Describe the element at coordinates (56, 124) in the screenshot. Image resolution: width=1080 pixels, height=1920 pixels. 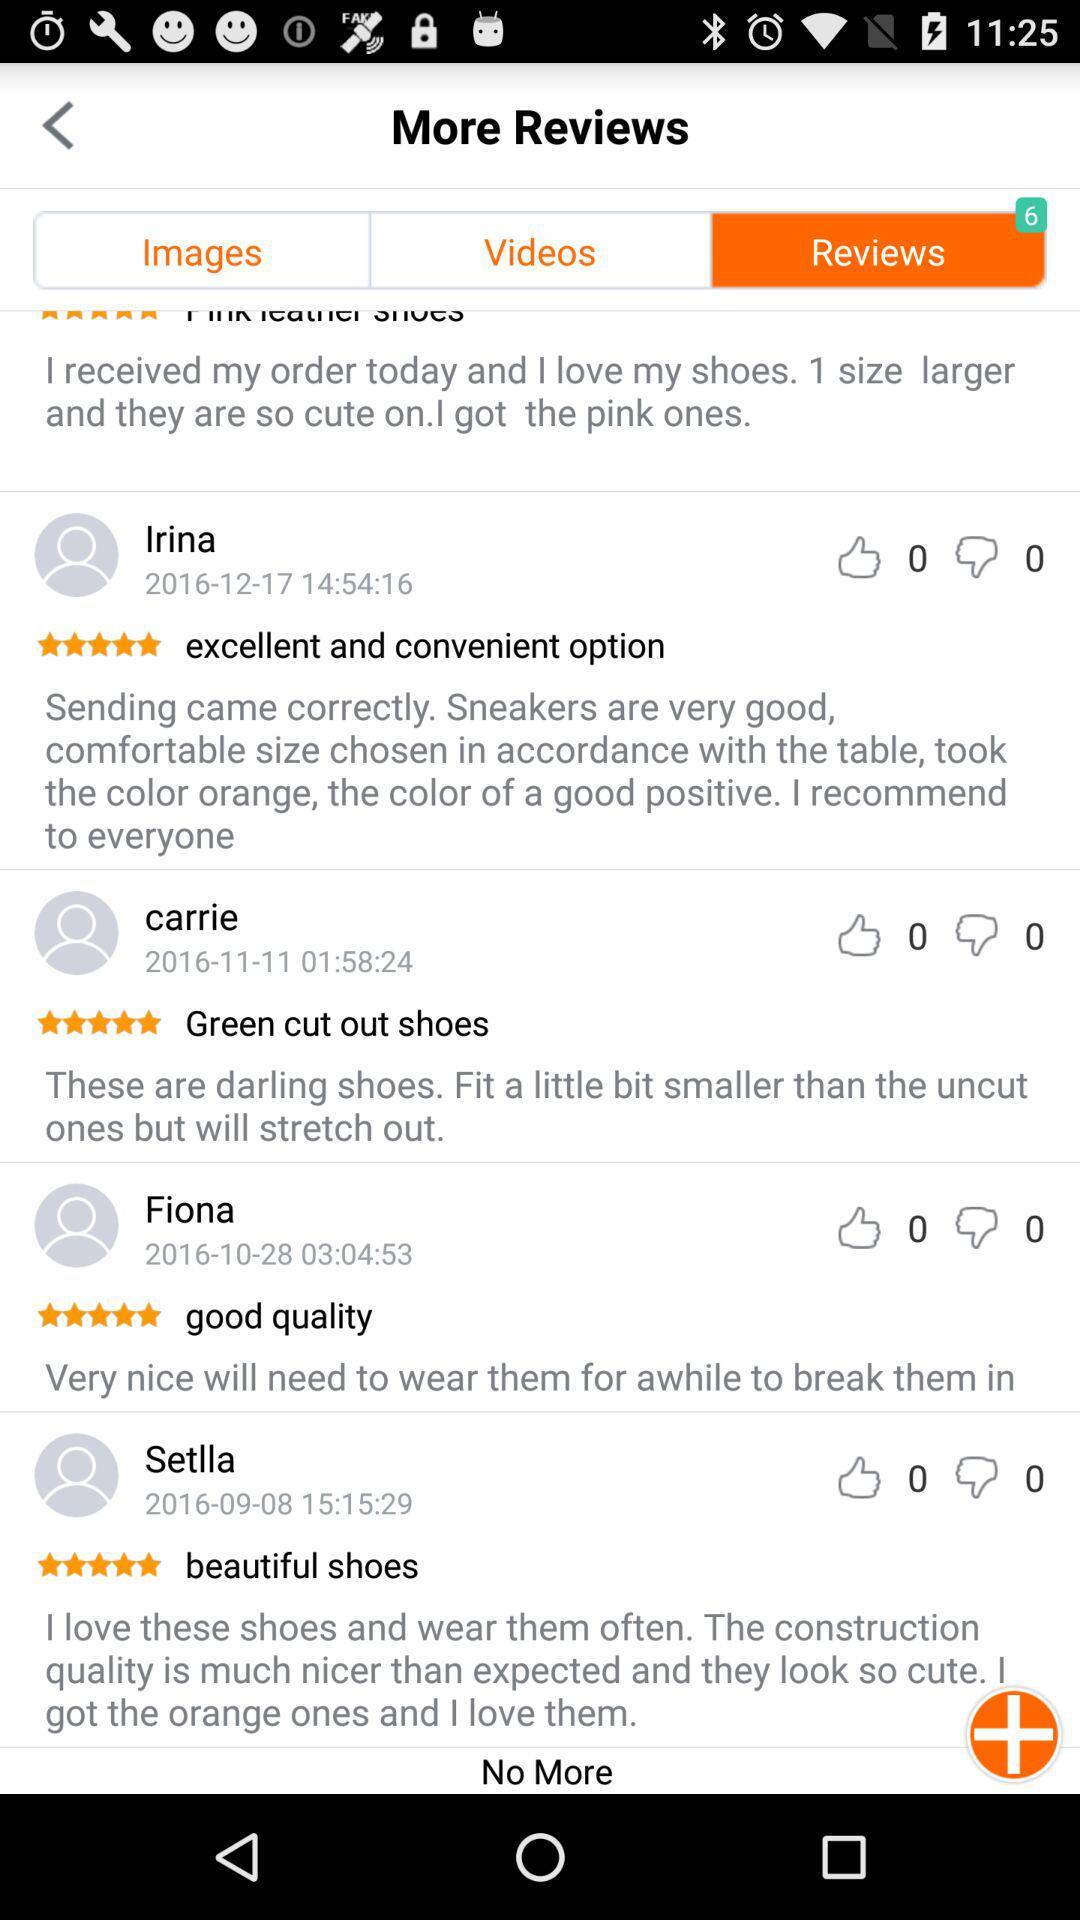
I see `go back` at that location.